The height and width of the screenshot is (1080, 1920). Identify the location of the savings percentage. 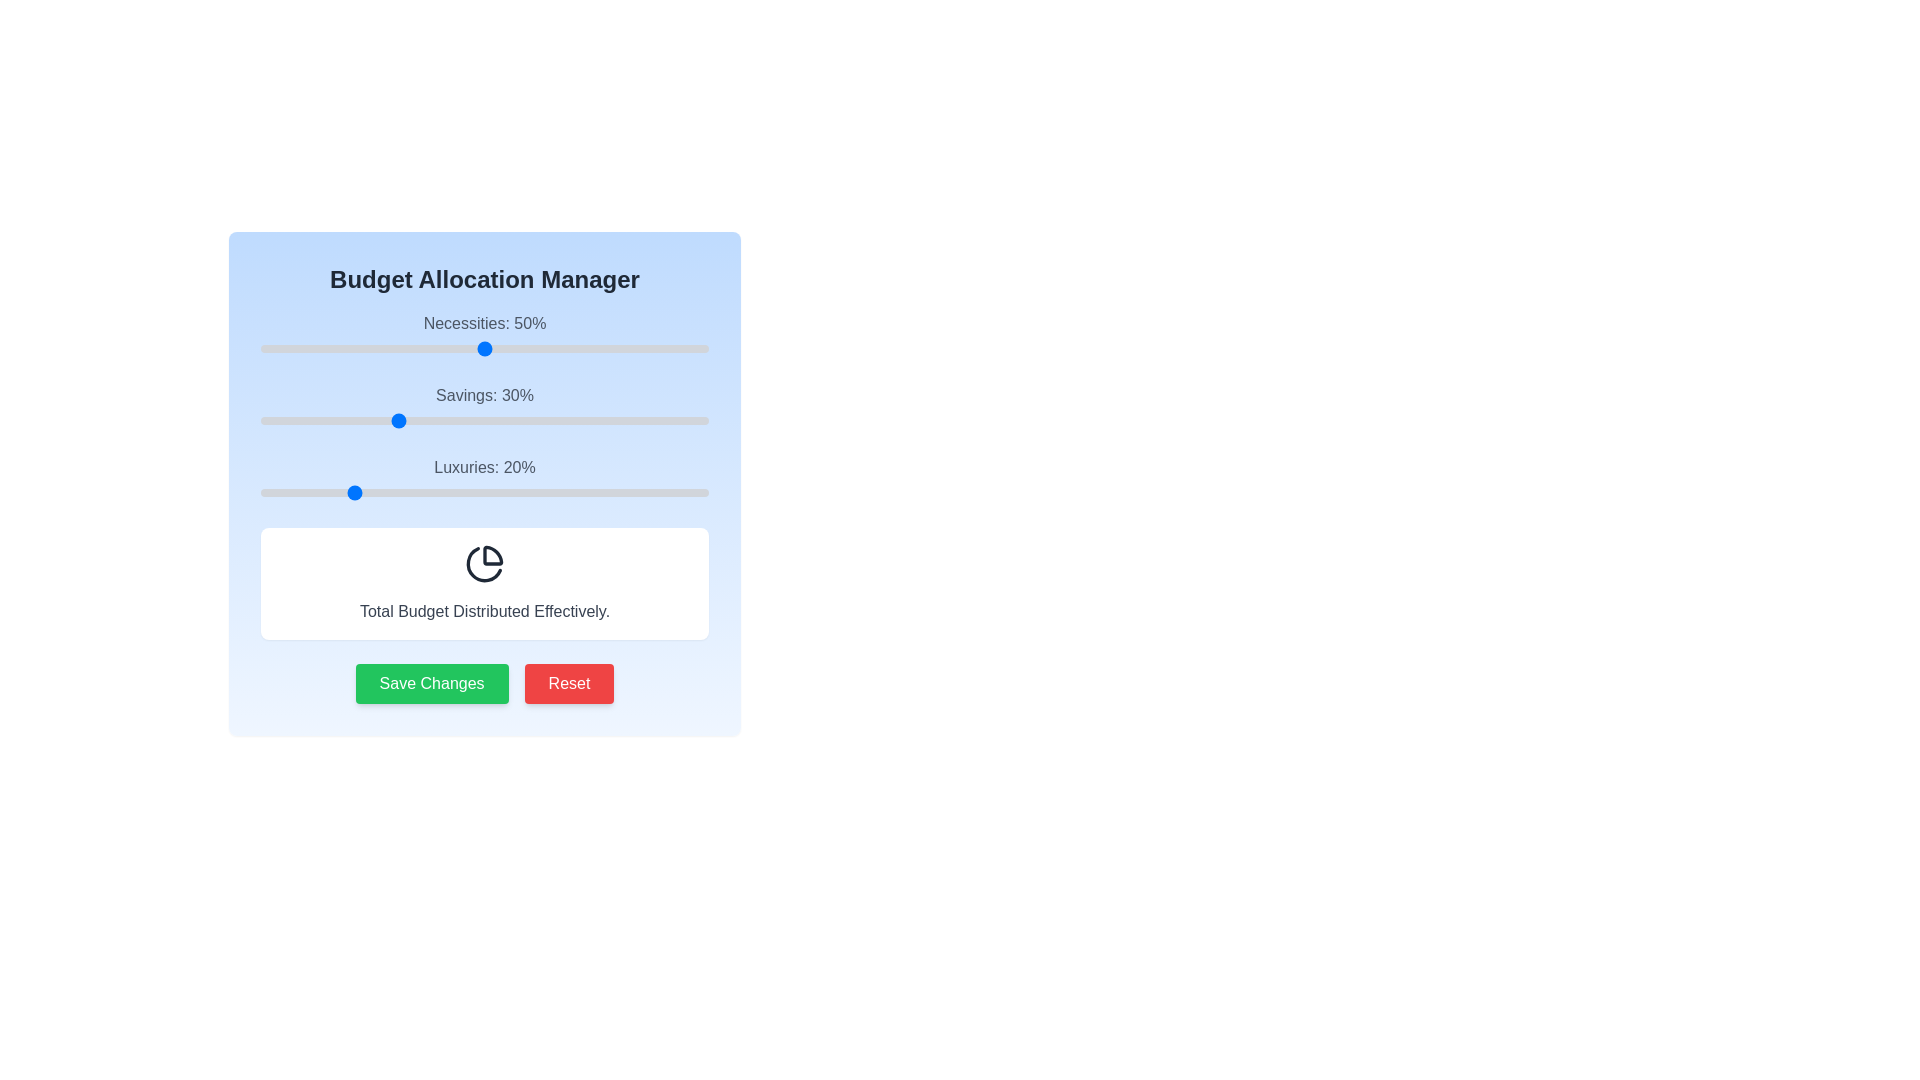
(337, 419).